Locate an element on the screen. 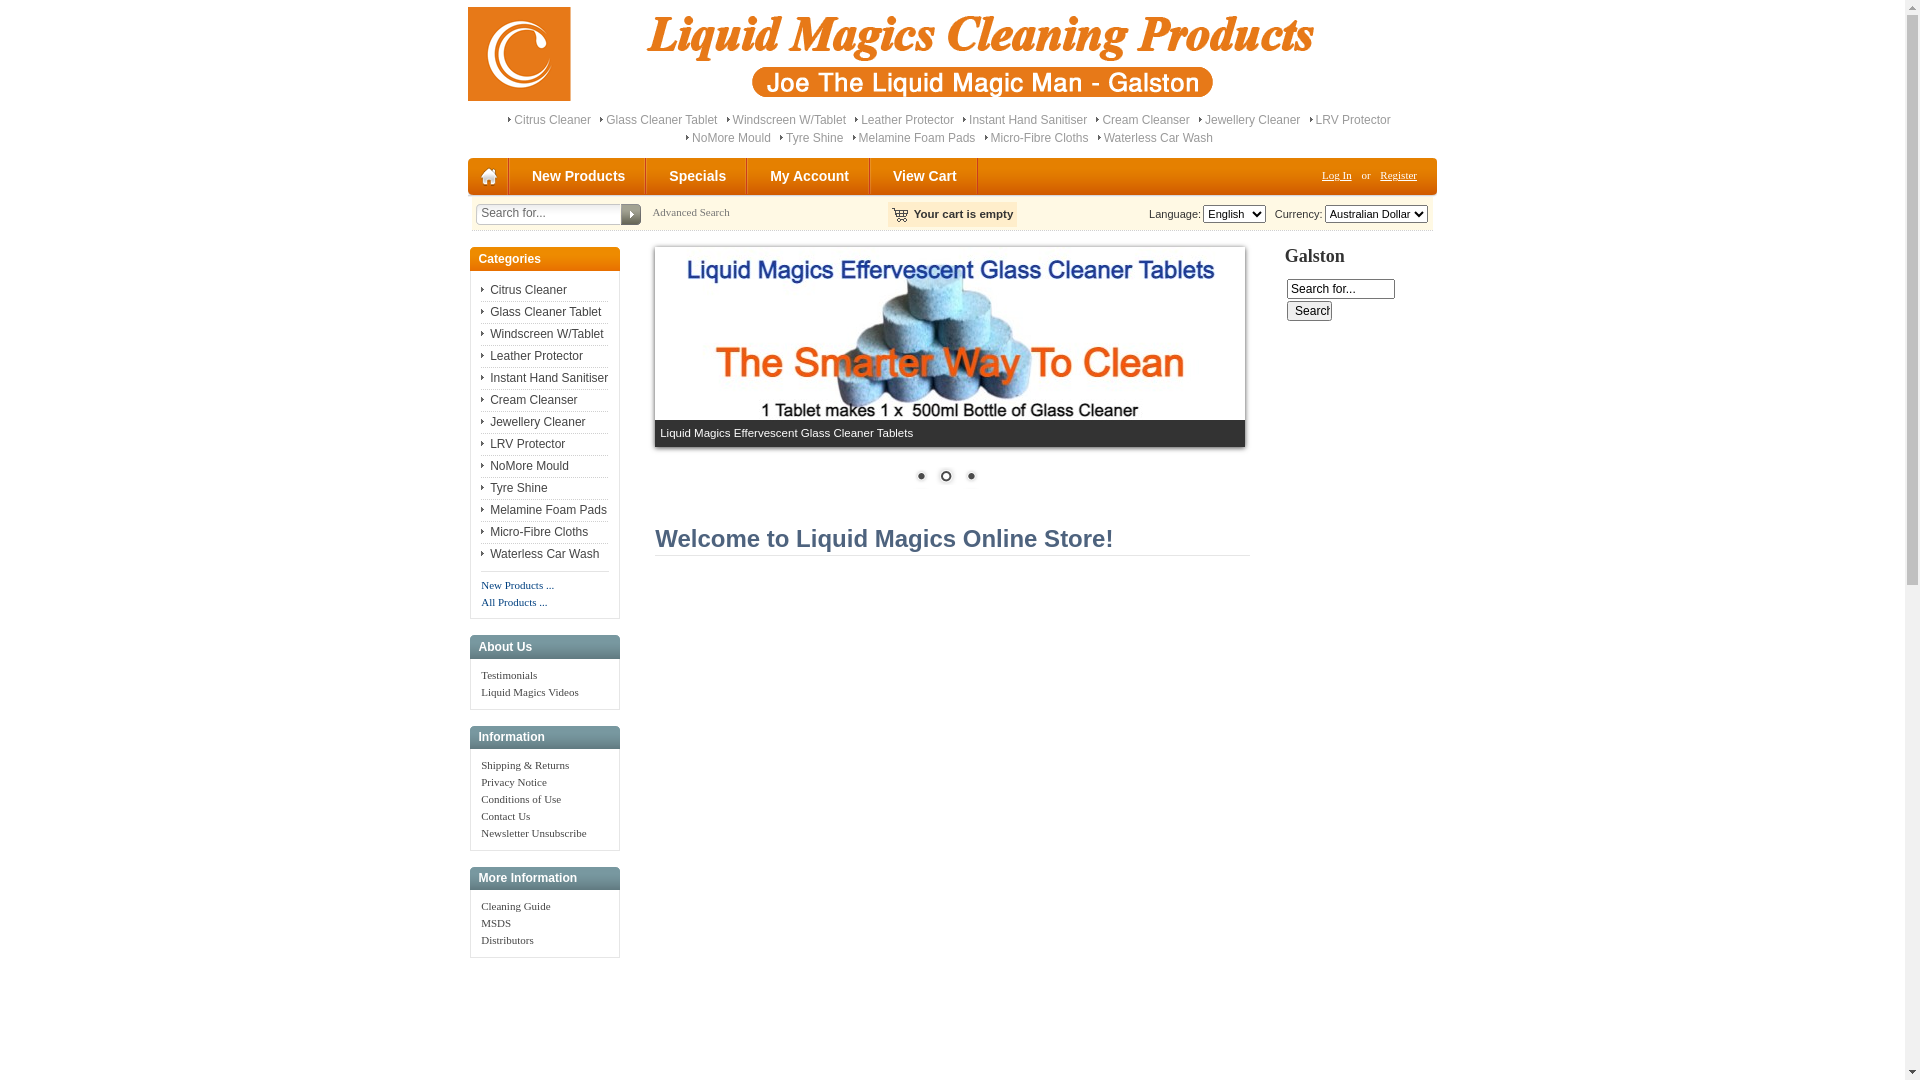 The width and height of the screenshot is (1920, 1080). '2' is located at coordinates (944, 478).